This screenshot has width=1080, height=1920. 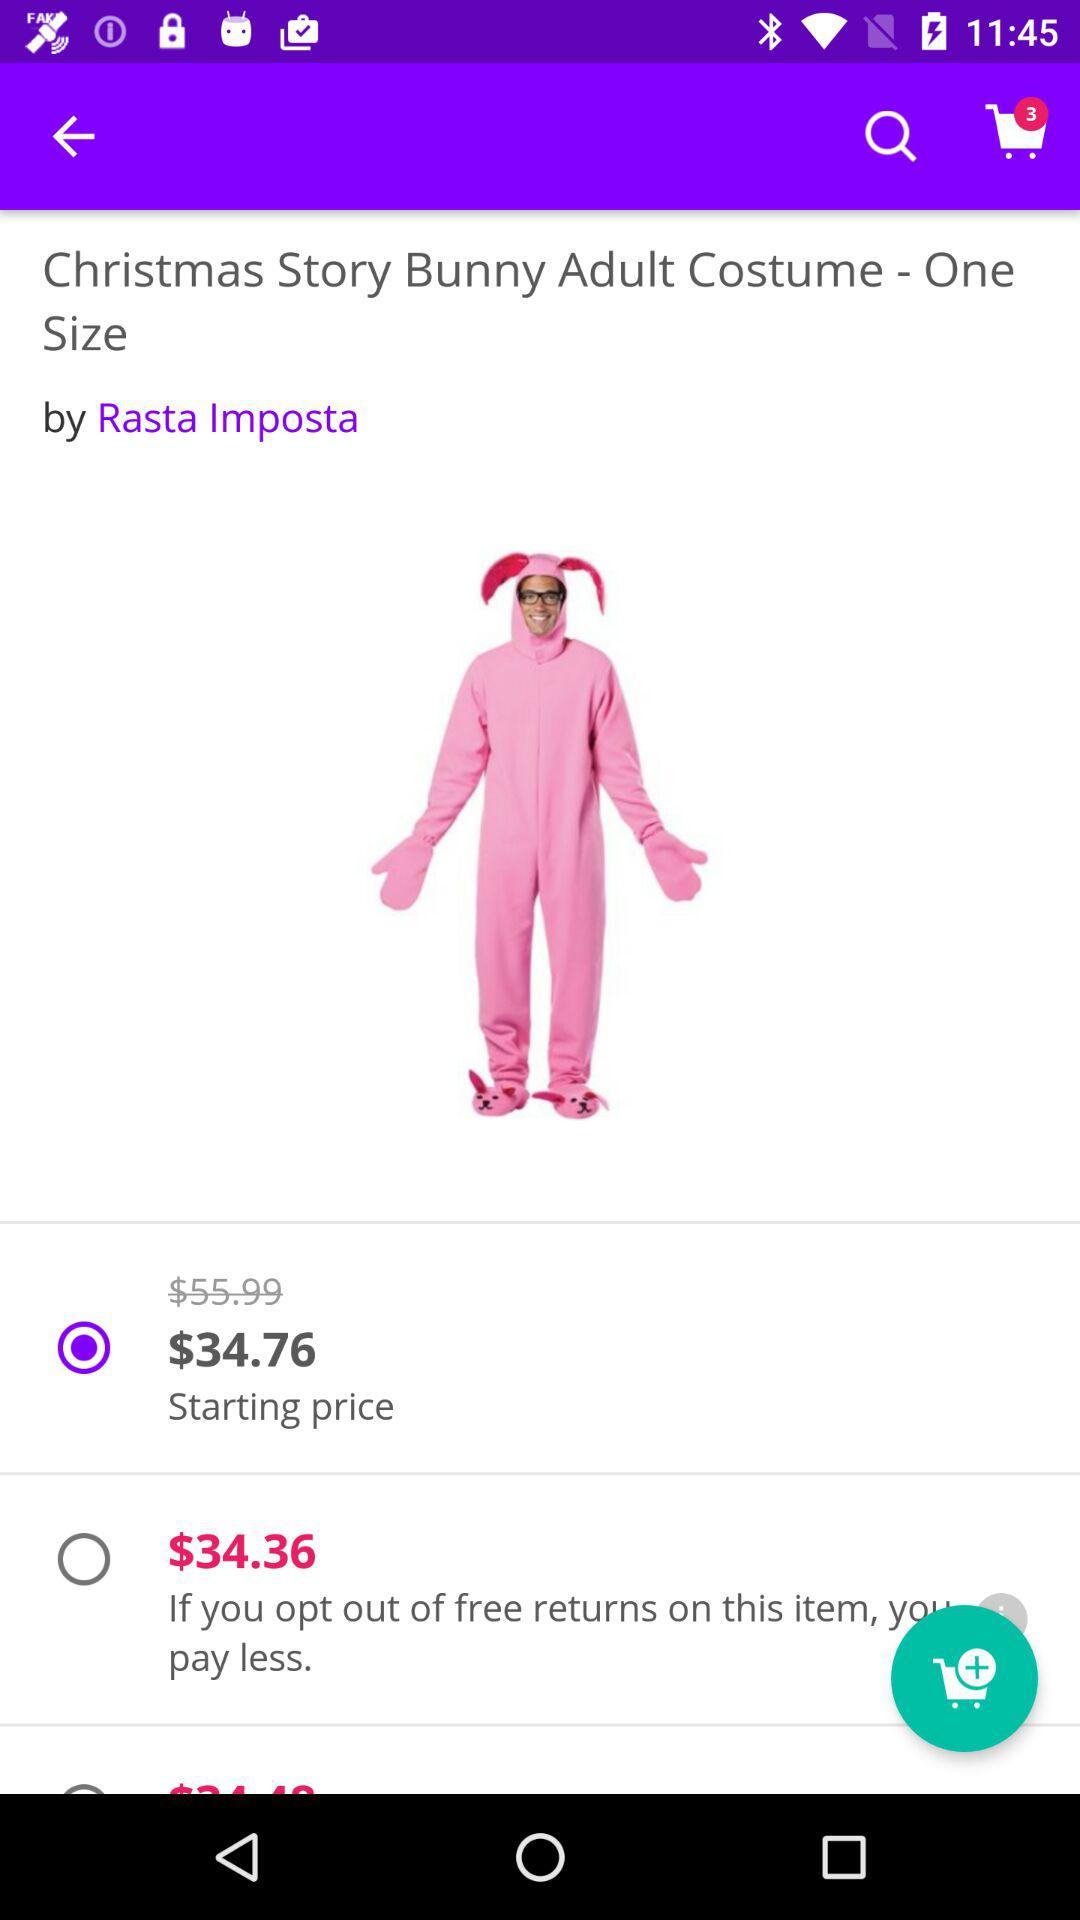 What do you see at coordinates (72, 135) in the screenshot?
I see `the icon above christmas story bunny icon` at bounding box center [72, 135].